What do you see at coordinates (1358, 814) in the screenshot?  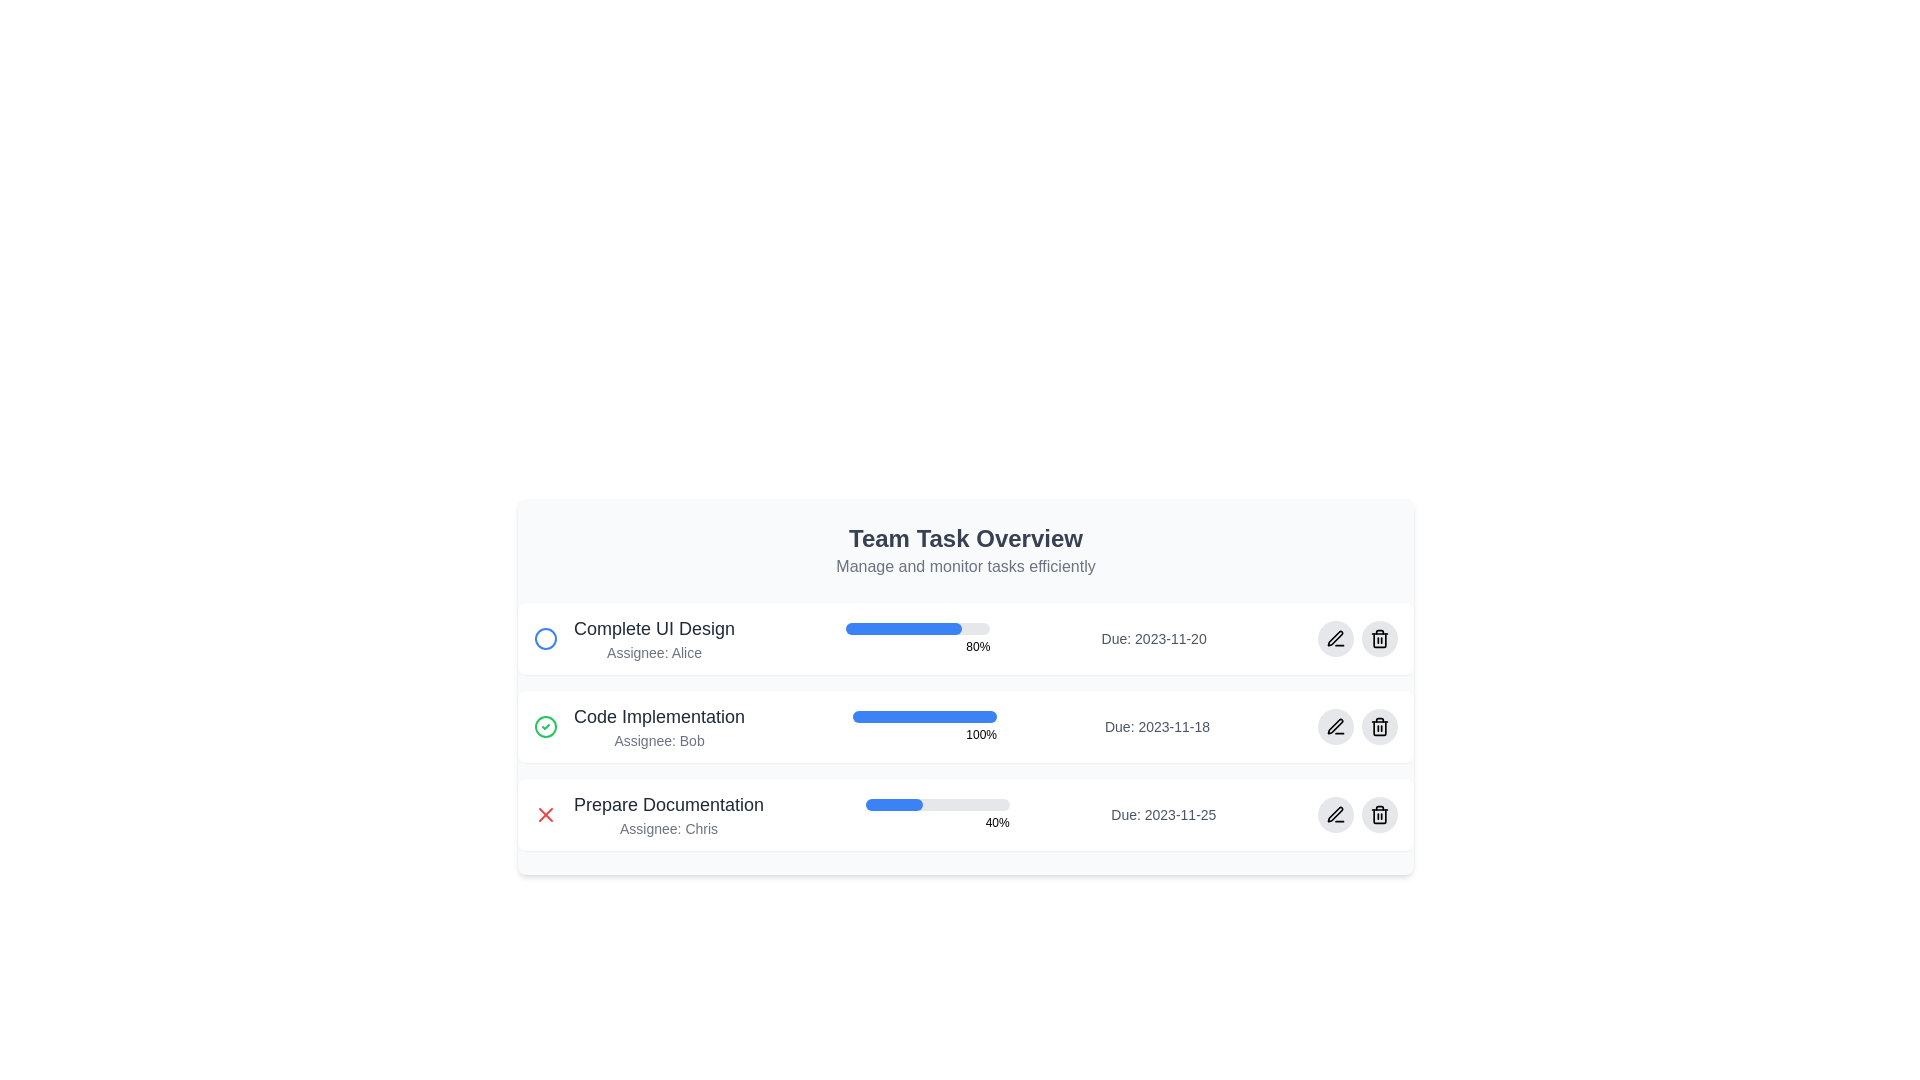 I see `the trash icon in the Action menu located in the bottom-right segment of the 'Prepare Documentation' task block` at bounding box center [1358, 814].